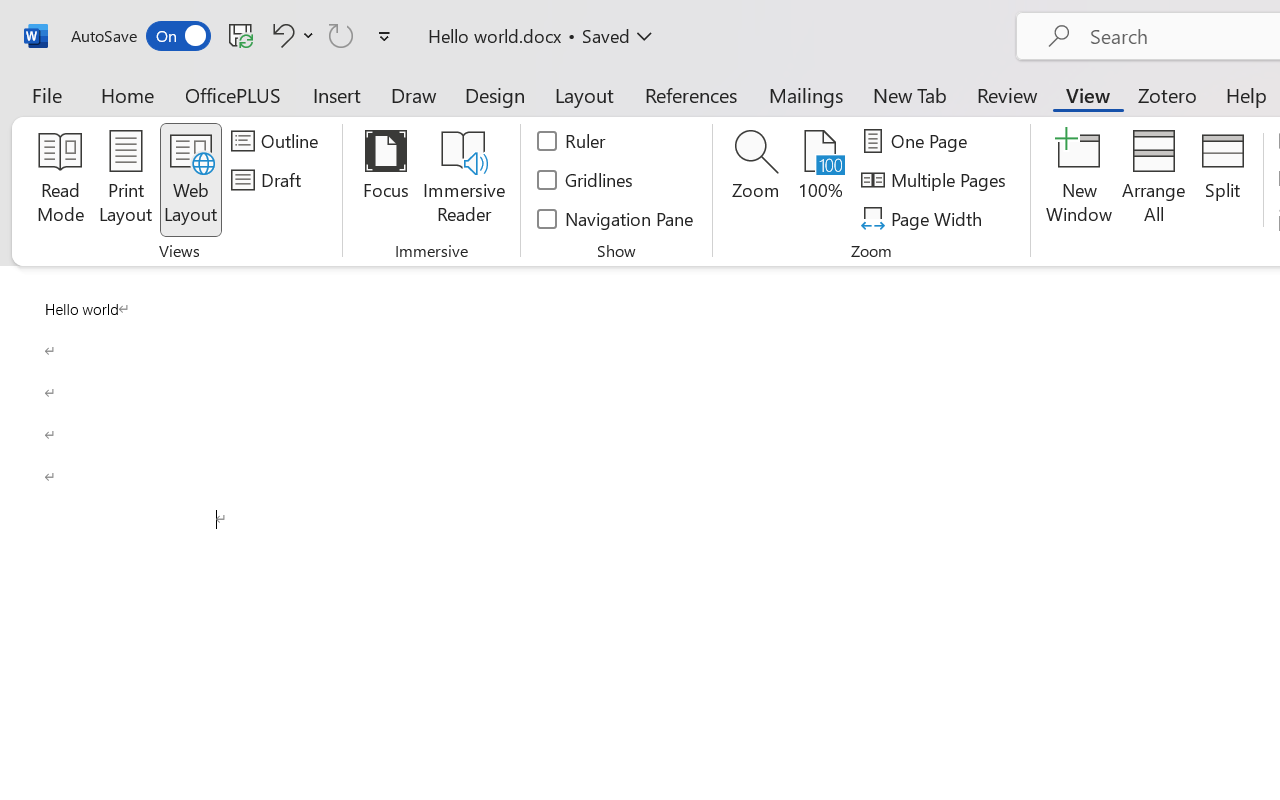 The image size is (1280, 800). What do you see at coordinates (1007, 94) in the screenshot?
I see `'Review'` at bounding box center [1007, 94].